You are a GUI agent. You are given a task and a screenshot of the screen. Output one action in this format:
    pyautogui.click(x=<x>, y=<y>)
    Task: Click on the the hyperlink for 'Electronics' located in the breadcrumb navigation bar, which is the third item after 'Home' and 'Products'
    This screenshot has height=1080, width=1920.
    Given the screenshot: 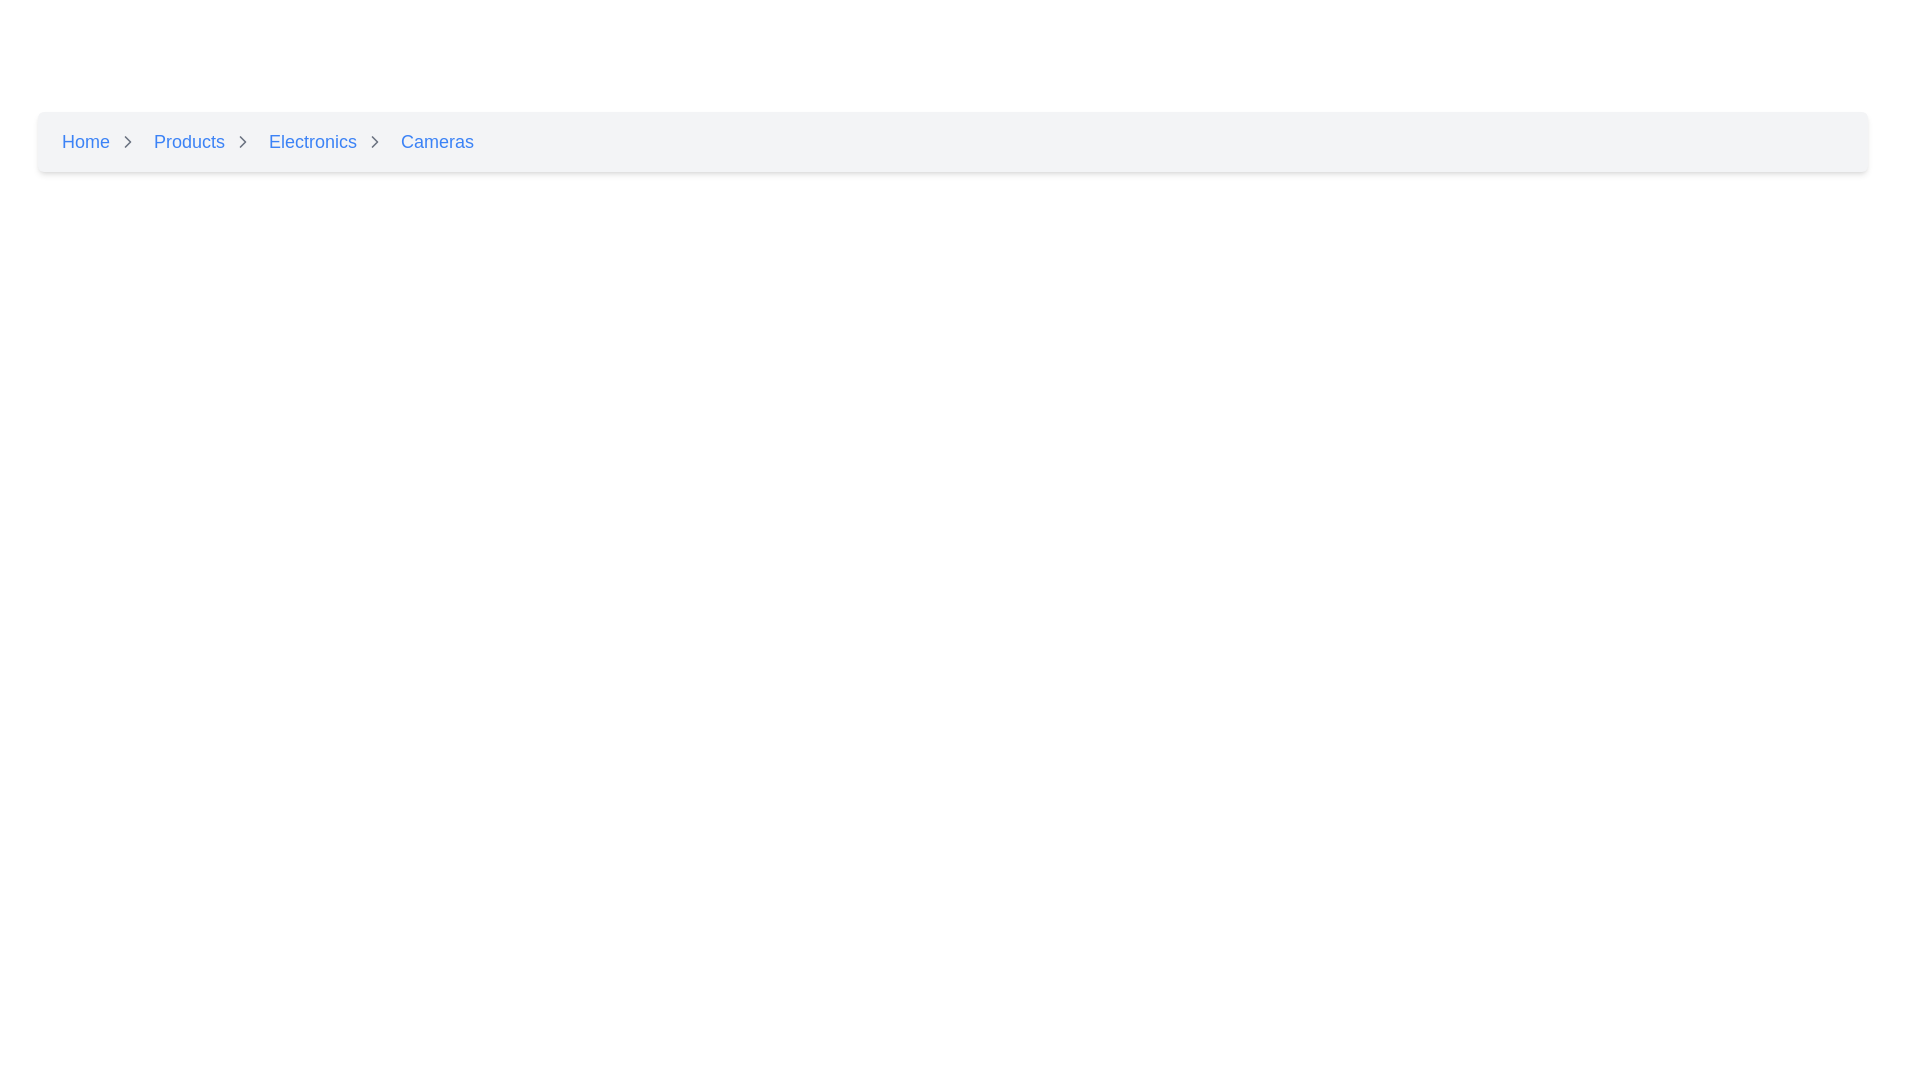 What is the action you would take?
    pyautogui.click(x=312, y=141)
    